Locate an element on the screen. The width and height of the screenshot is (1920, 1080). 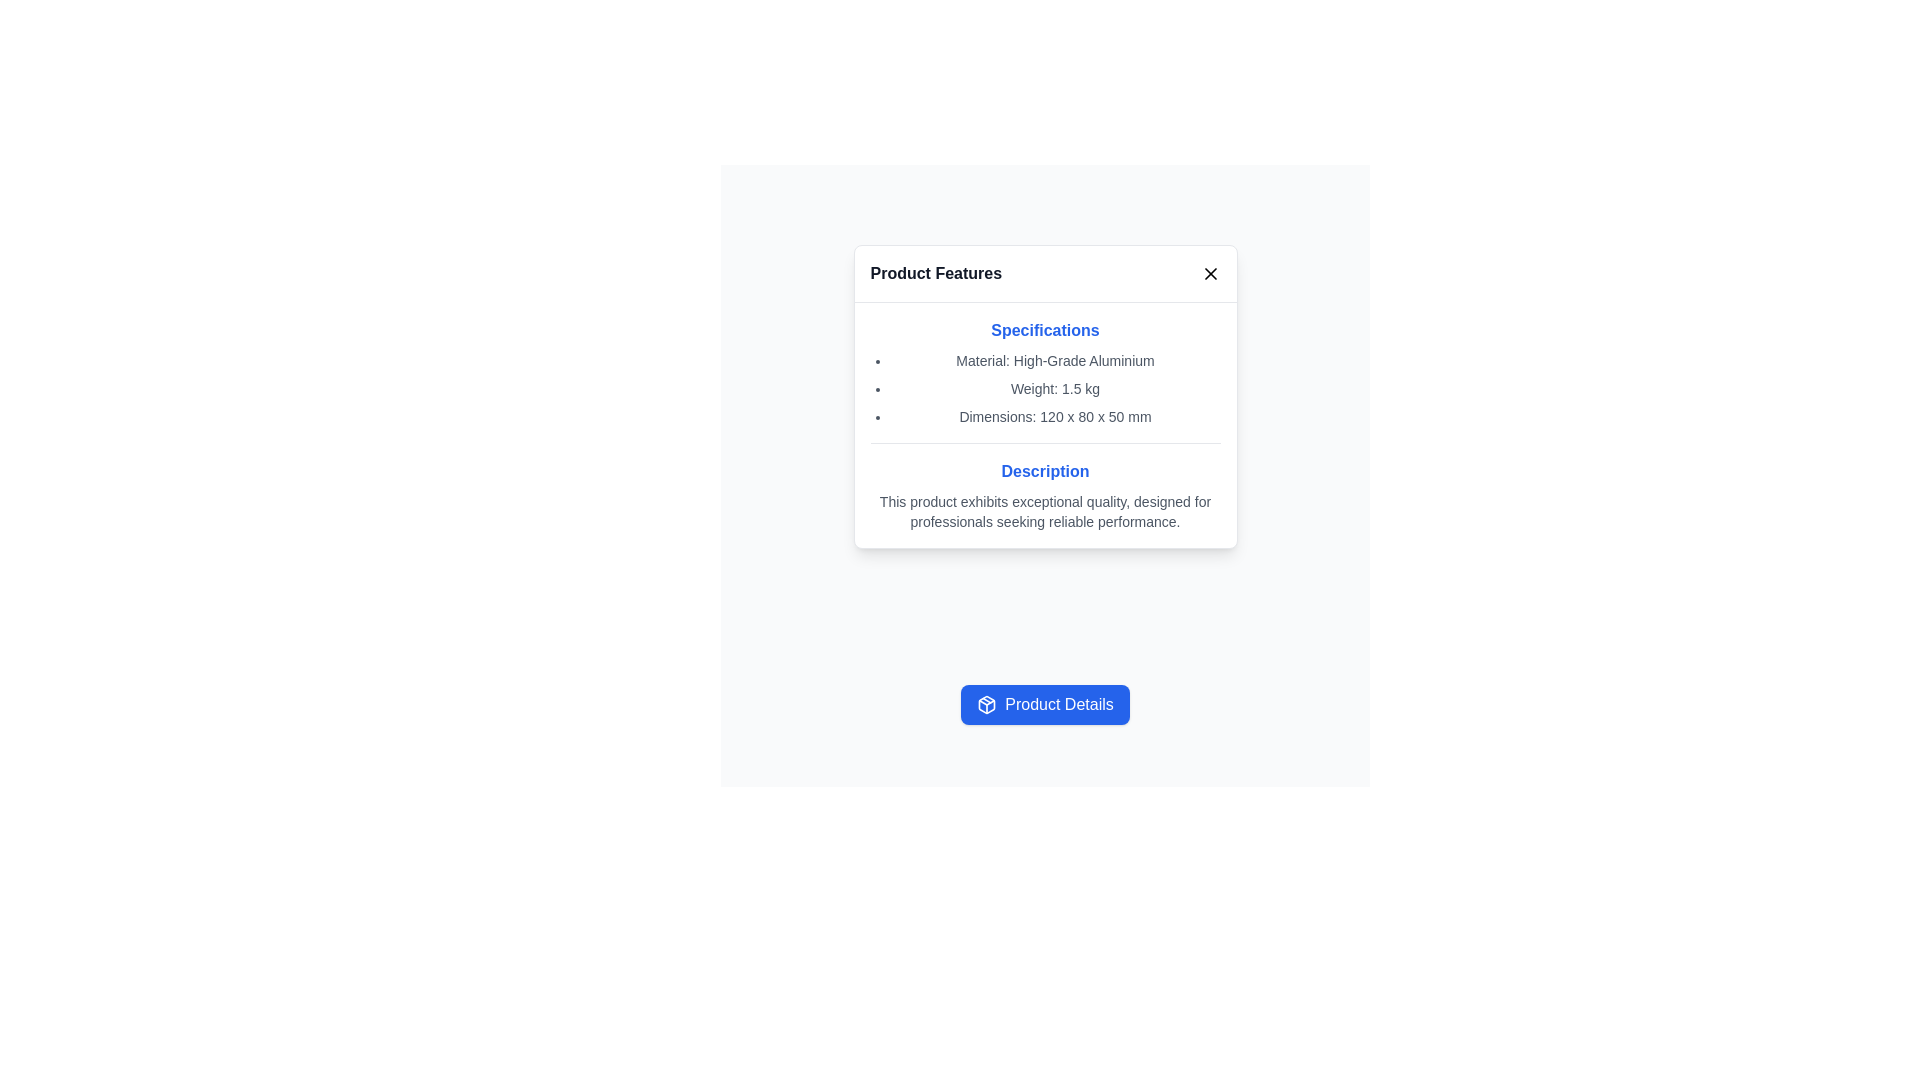
the third text label under the 'Specifications' header that displays dimension information of a product is located at coordinates (1054, 415).